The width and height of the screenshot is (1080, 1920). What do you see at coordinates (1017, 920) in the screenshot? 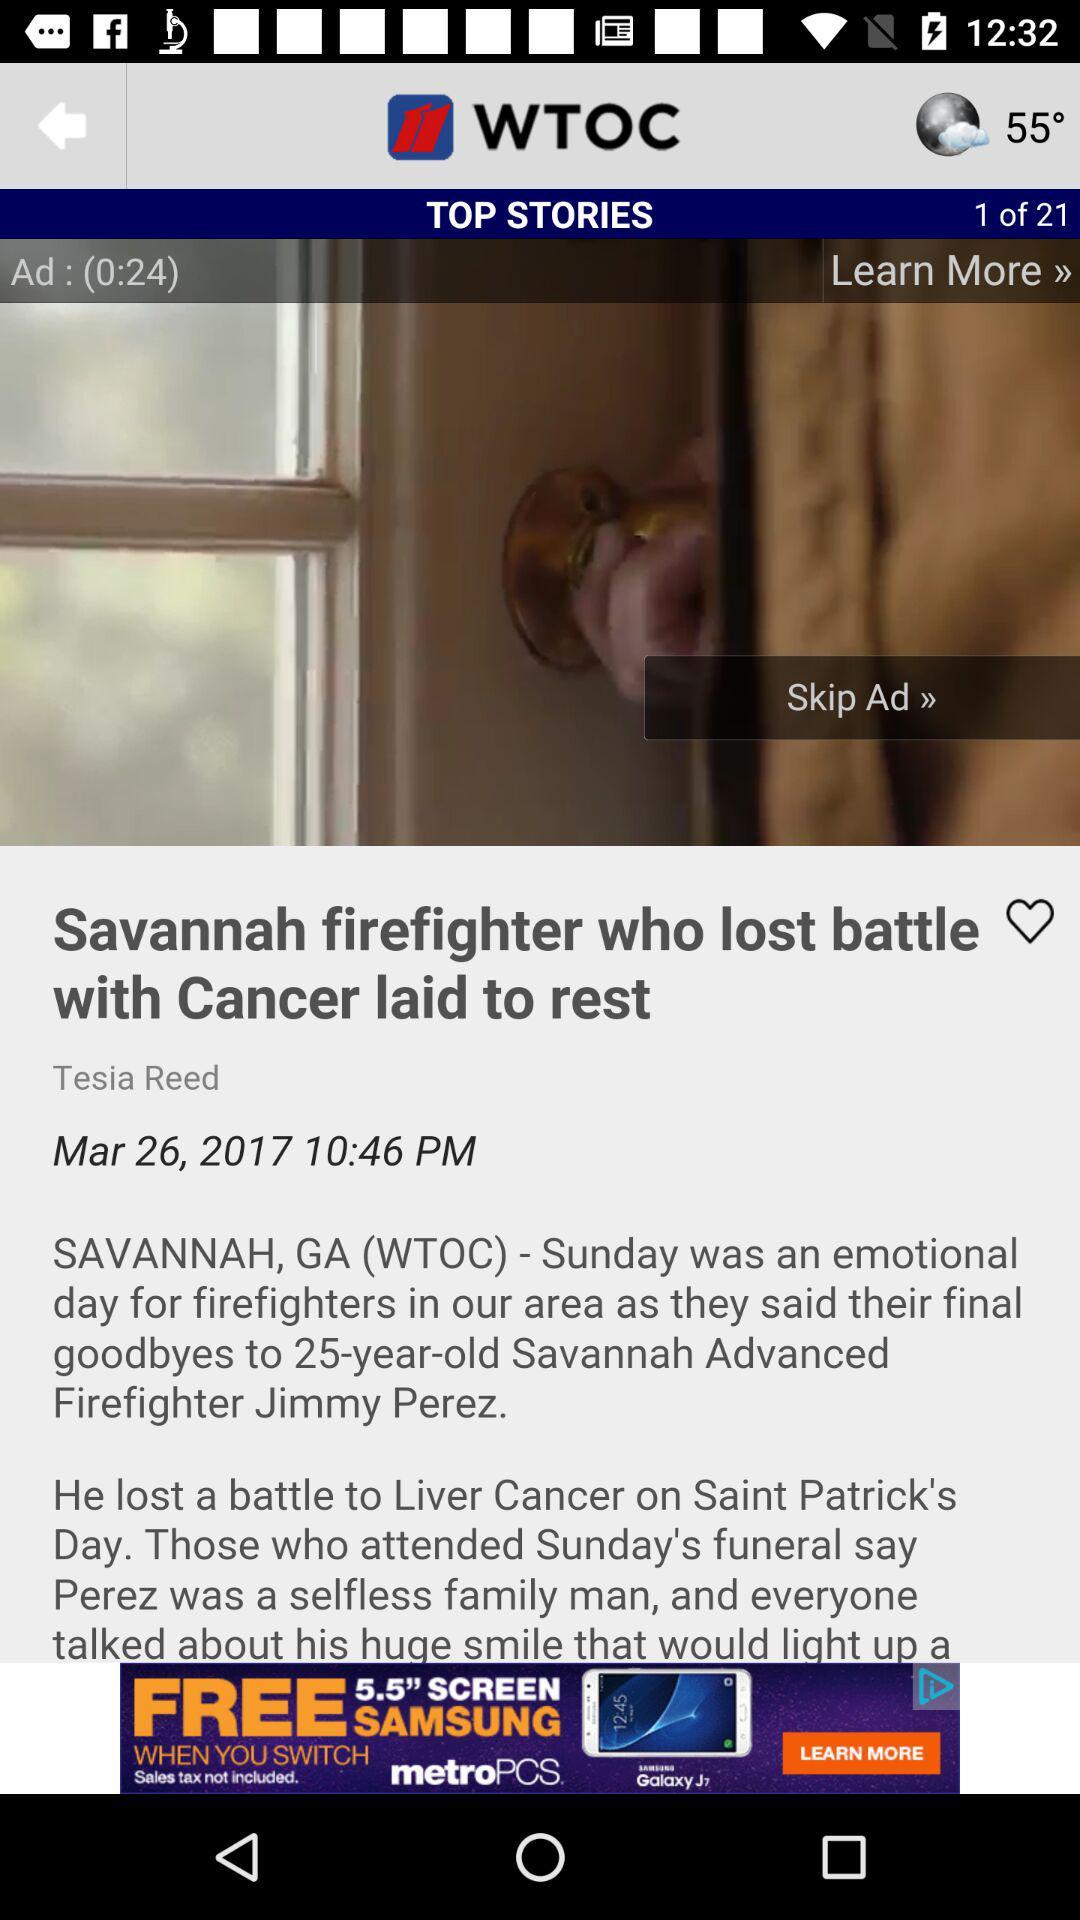
I see `favorites` at bounding box center [1017, 920].